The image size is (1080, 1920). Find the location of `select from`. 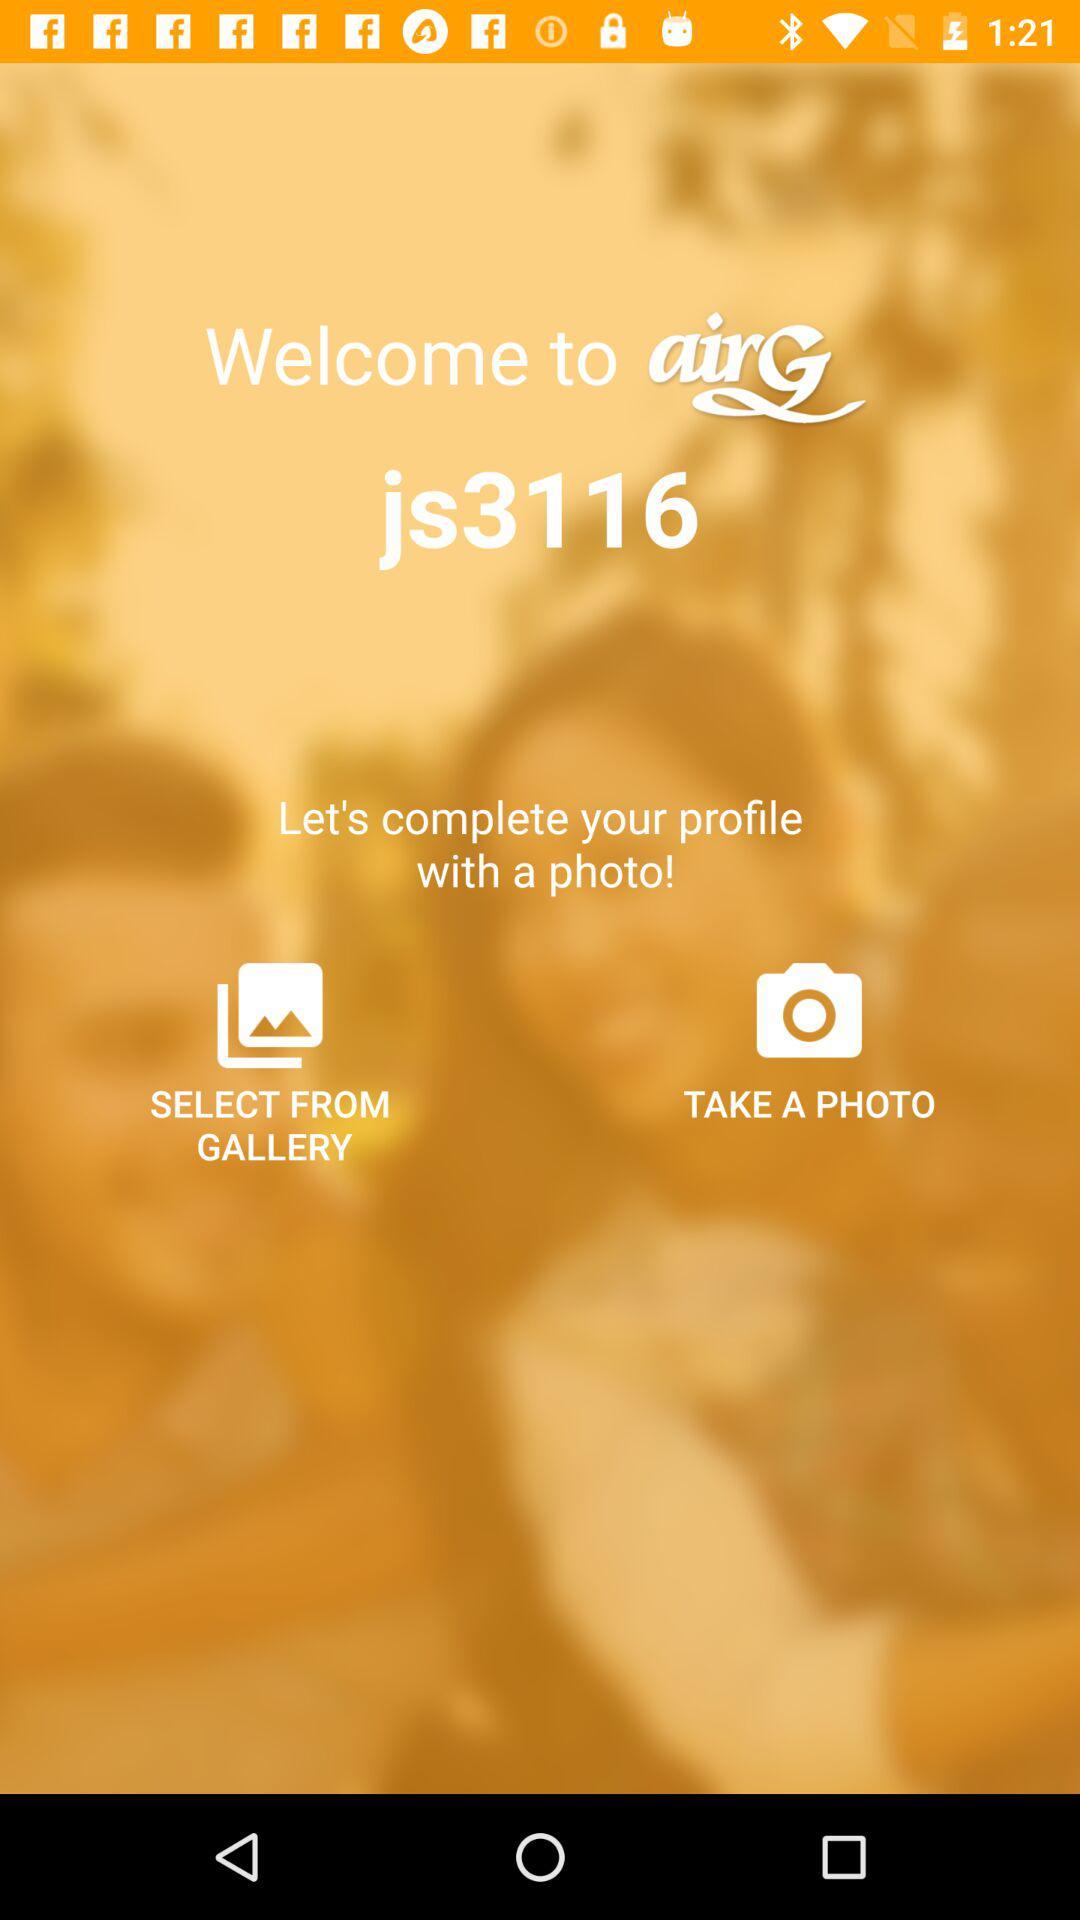

select from is located at coordinates (270, 1060).